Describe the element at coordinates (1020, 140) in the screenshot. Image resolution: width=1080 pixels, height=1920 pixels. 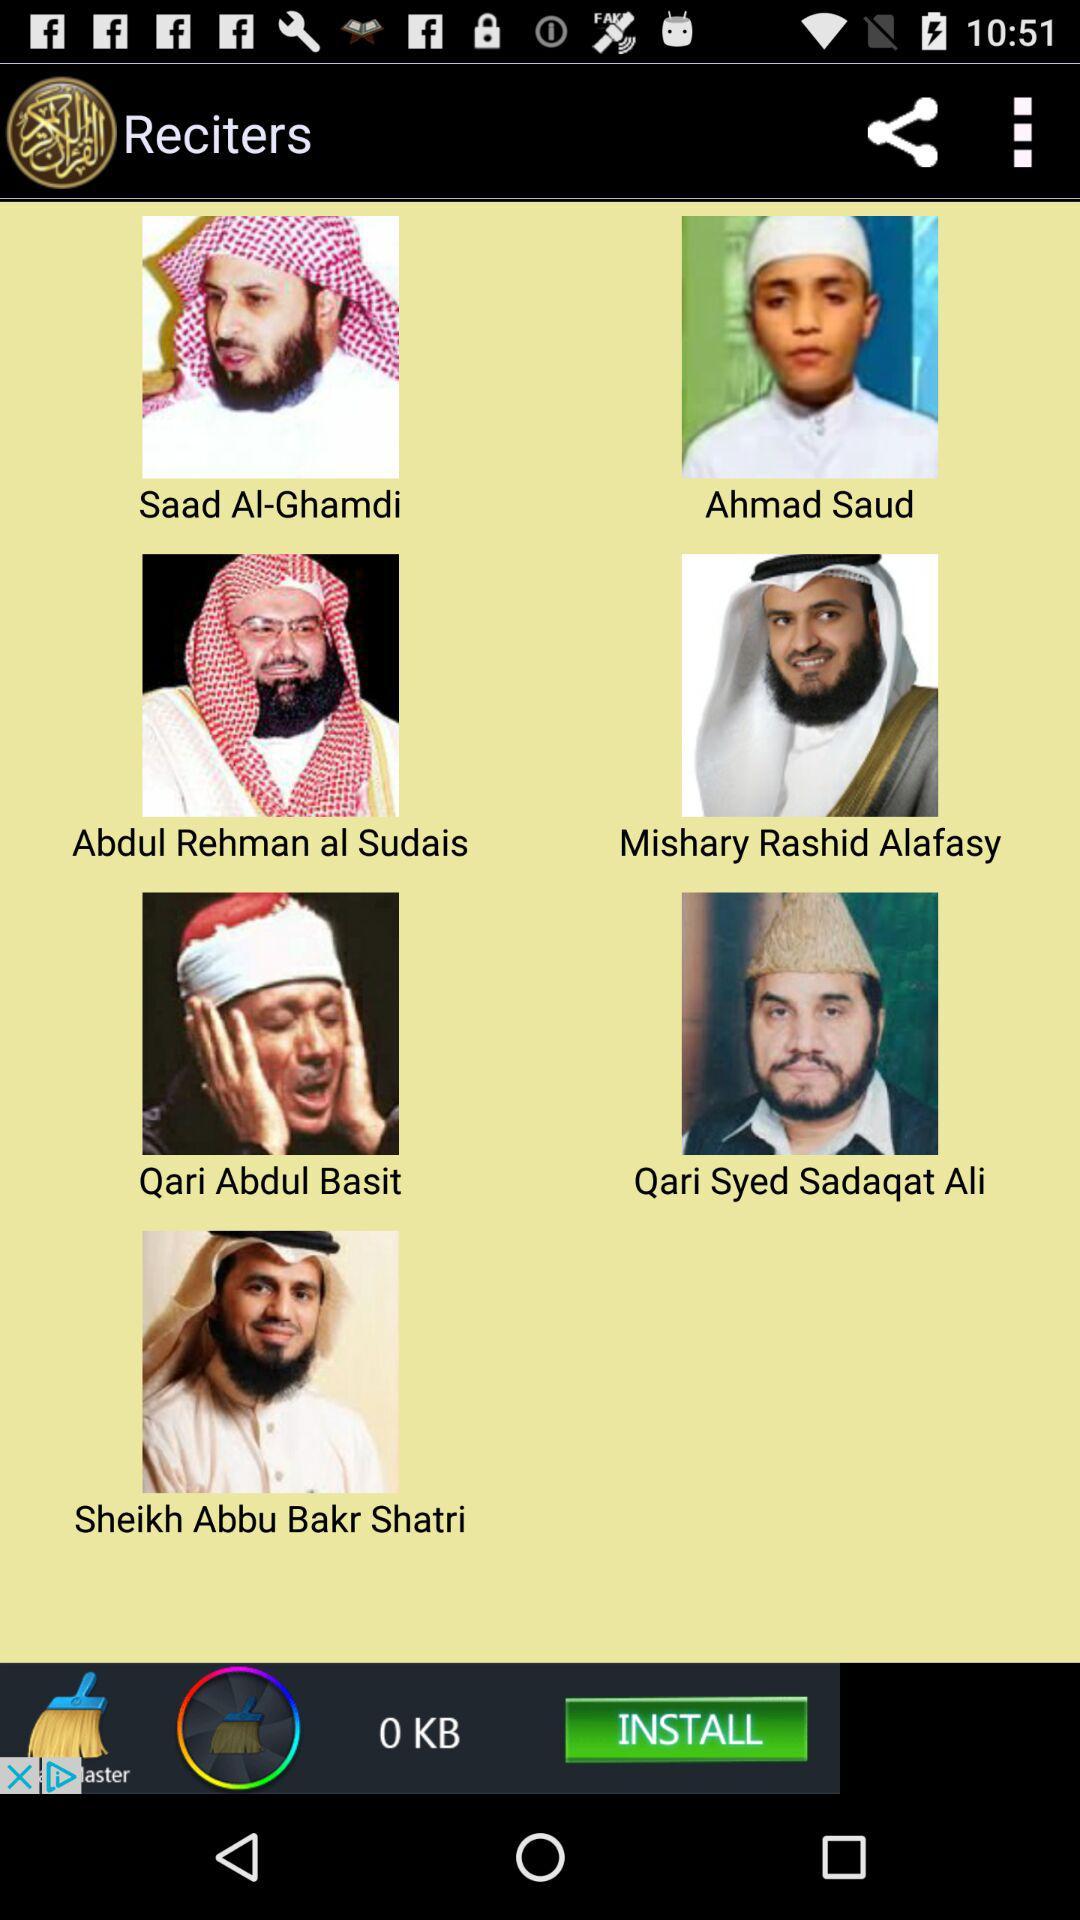
I see `the more icon` at that location.